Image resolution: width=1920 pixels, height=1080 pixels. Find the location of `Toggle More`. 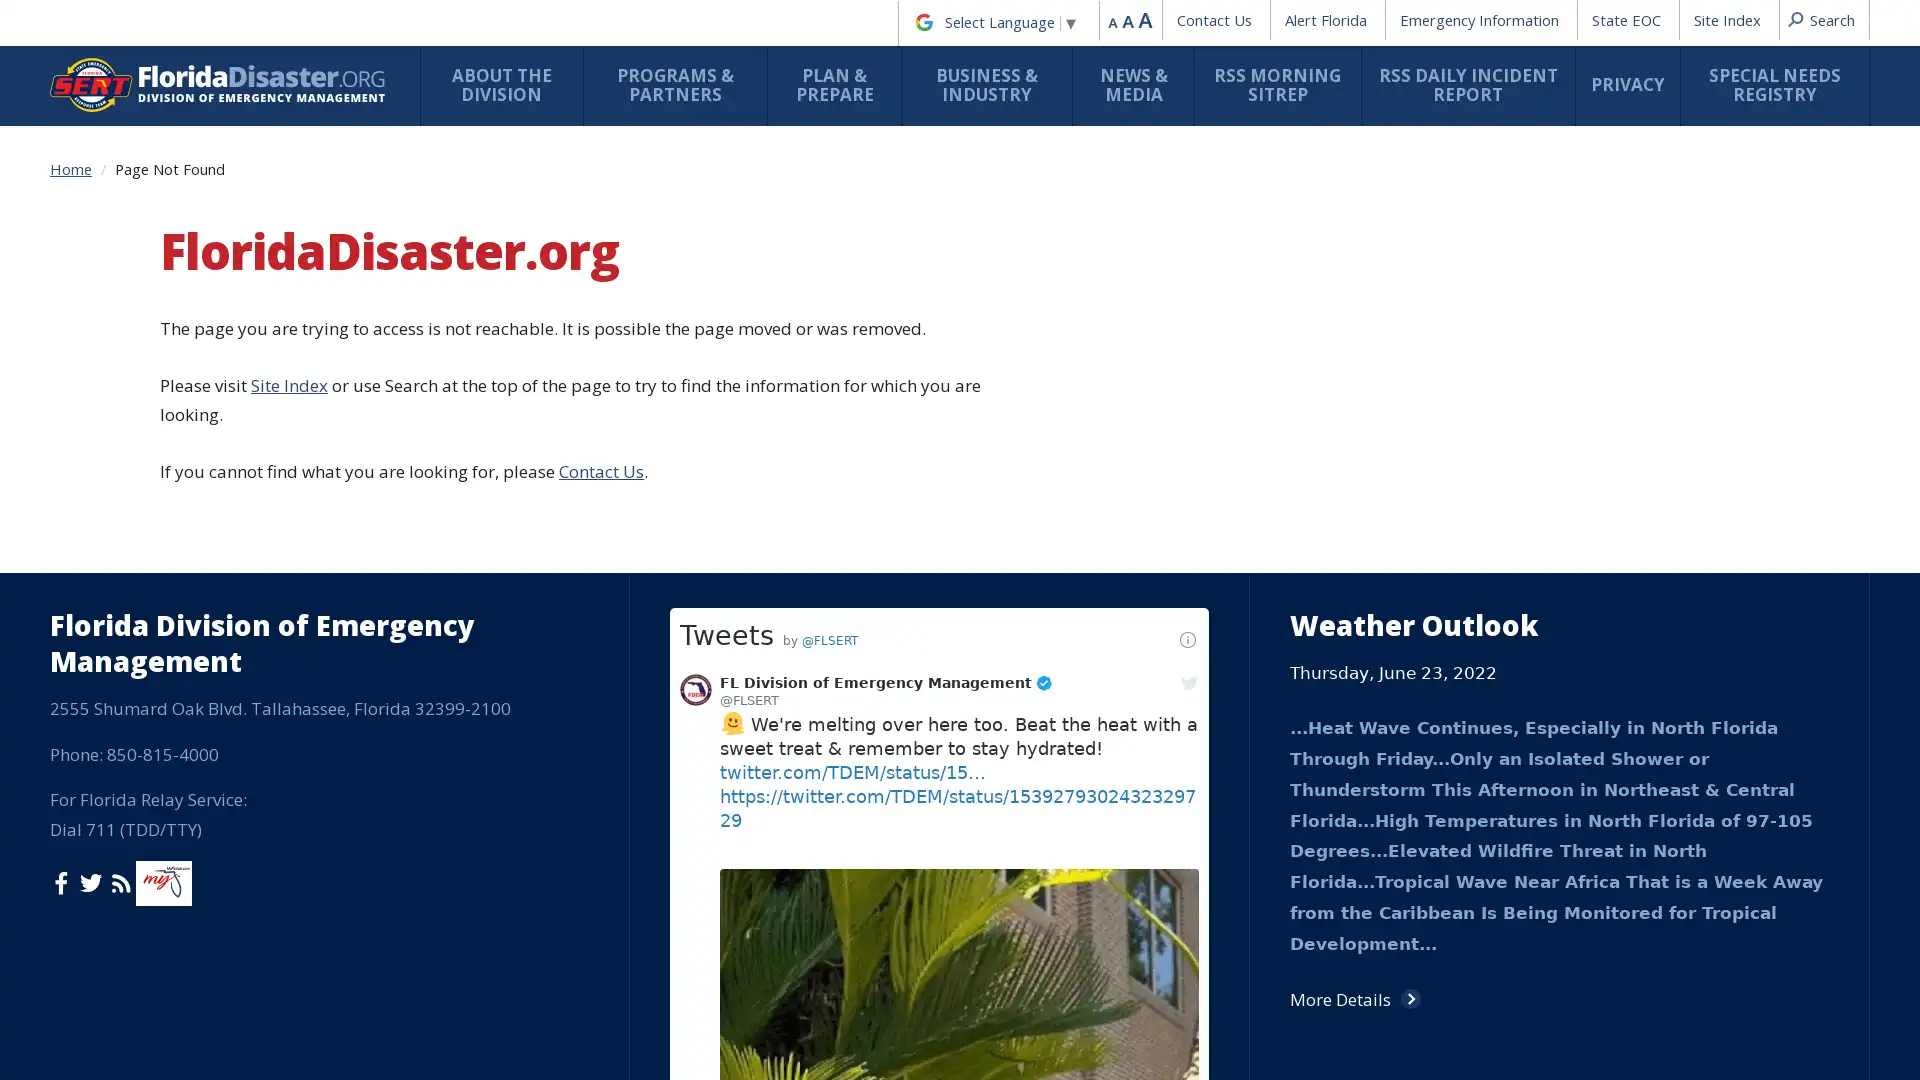

Toggle More is located at coordinates (801, 381).